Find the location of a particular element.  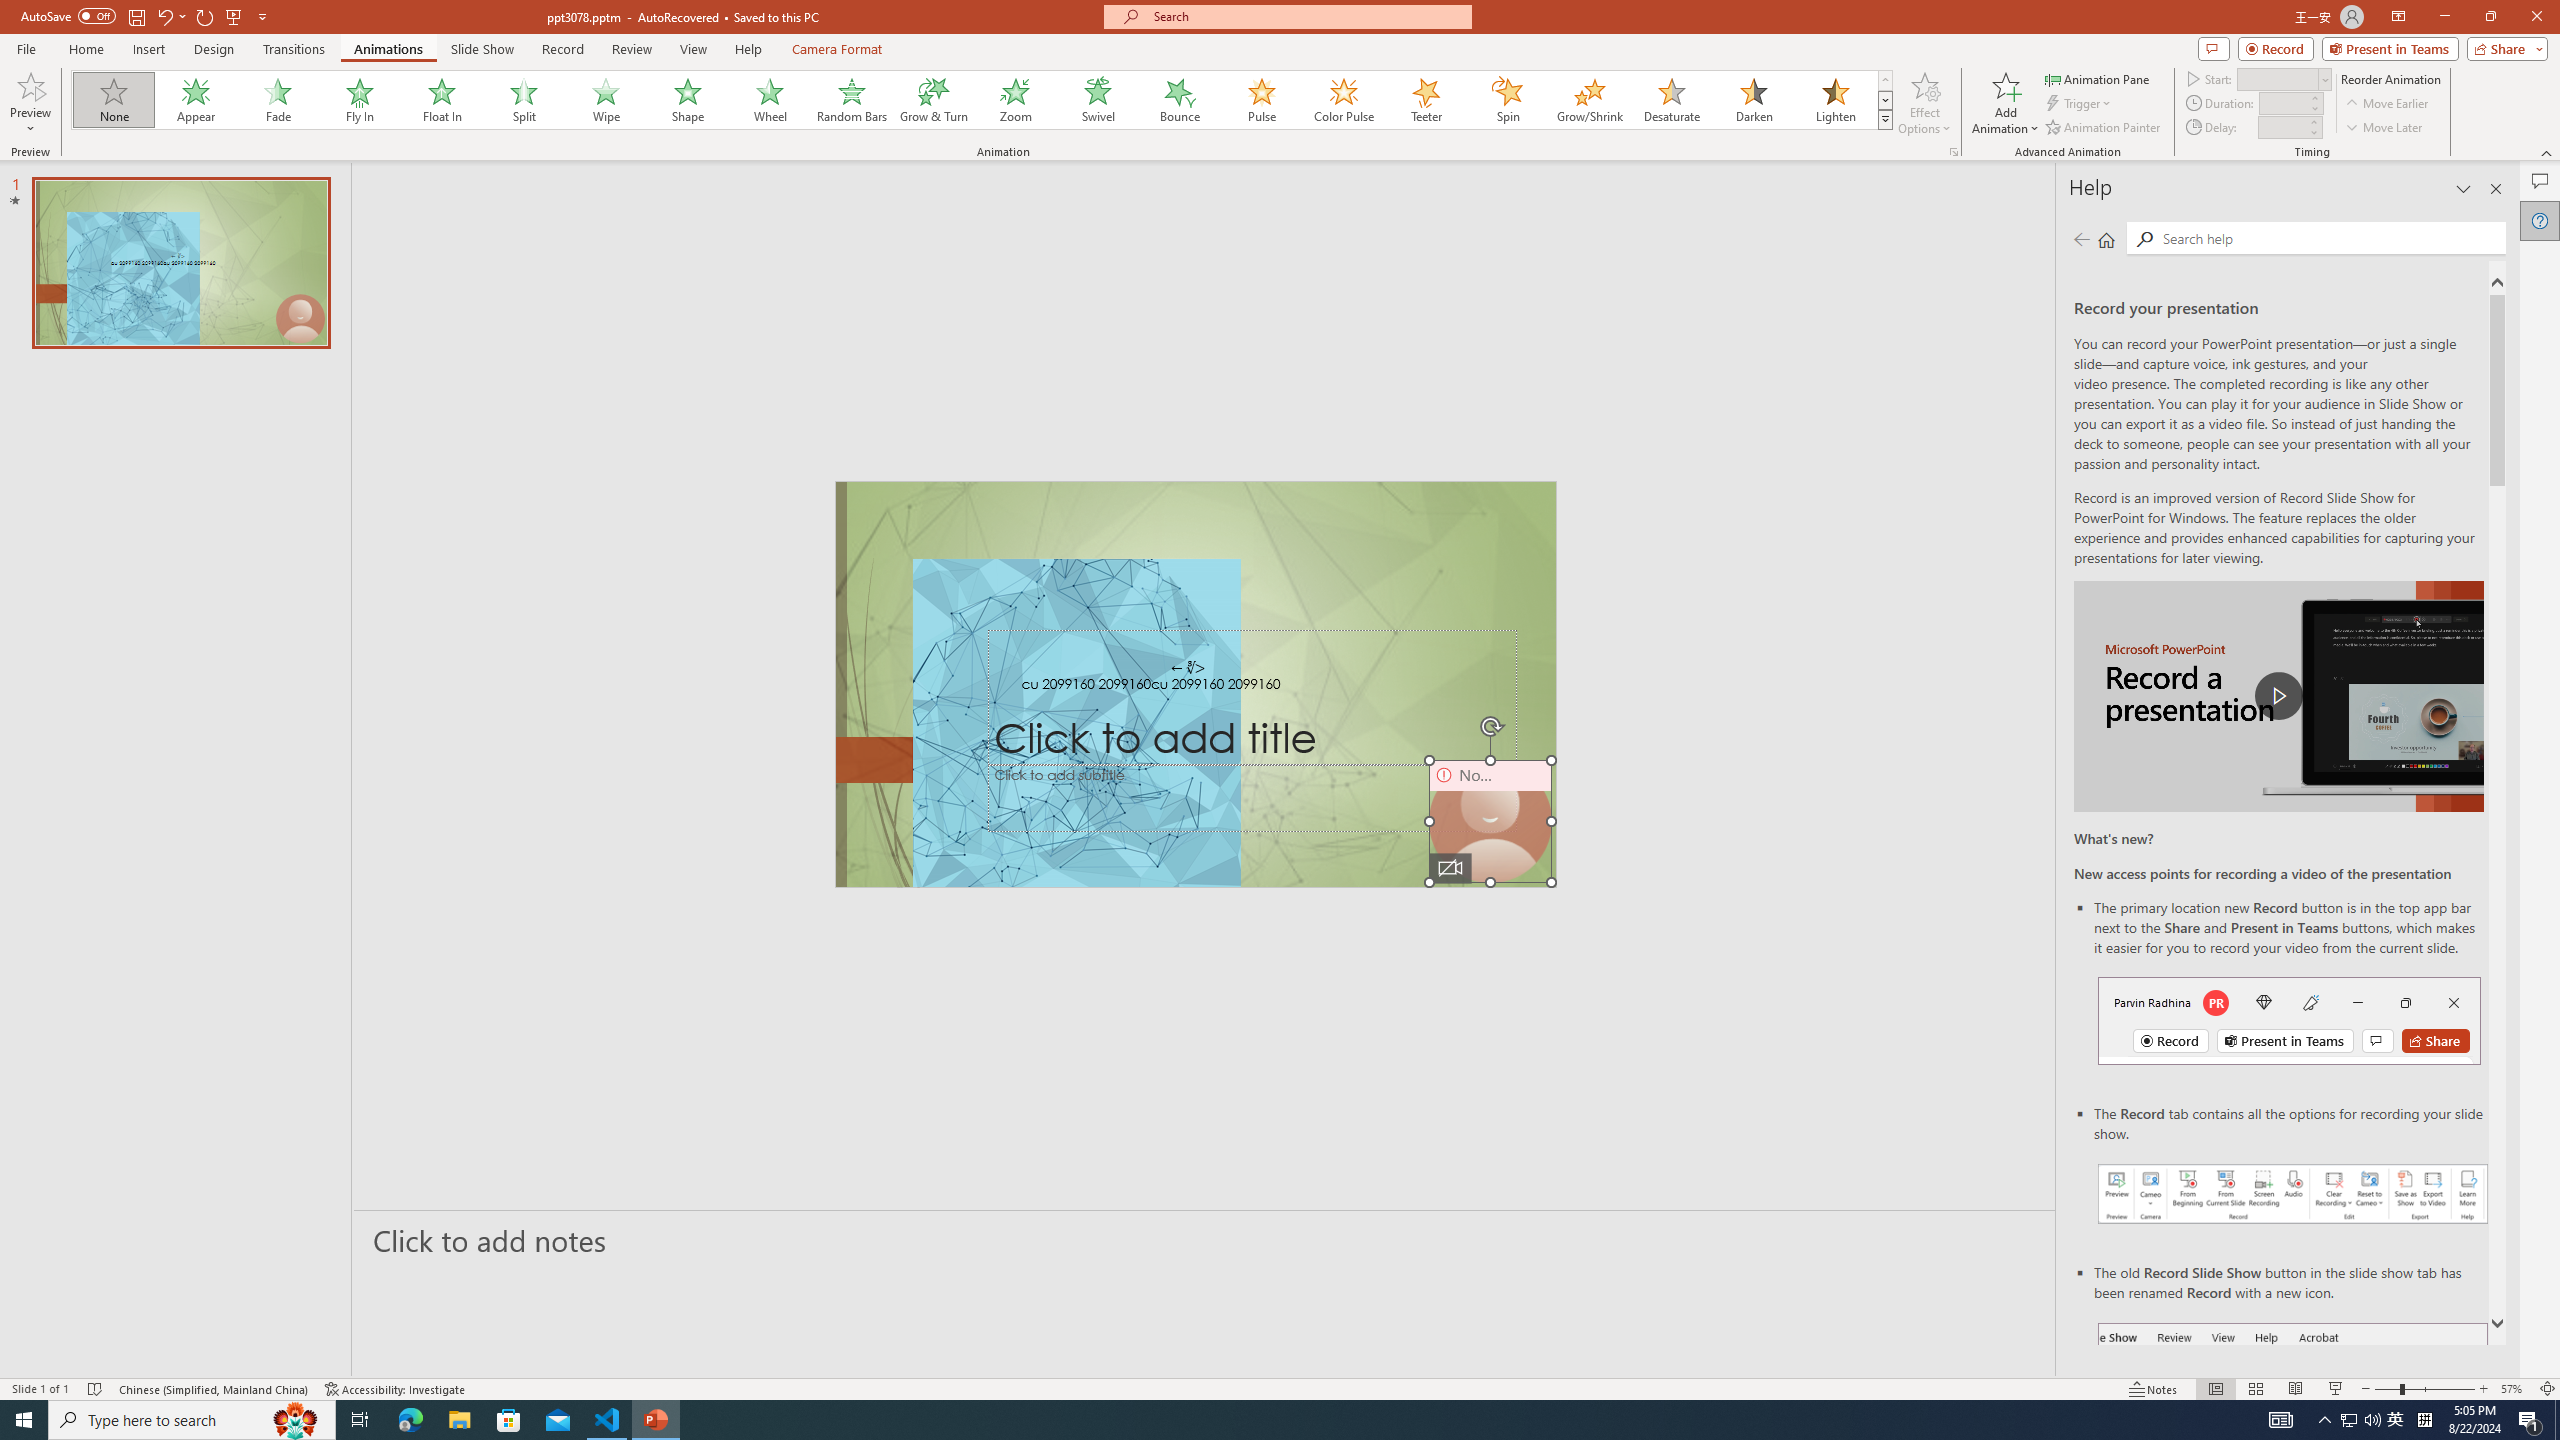

'Split' is located at coordinates (523, 99).